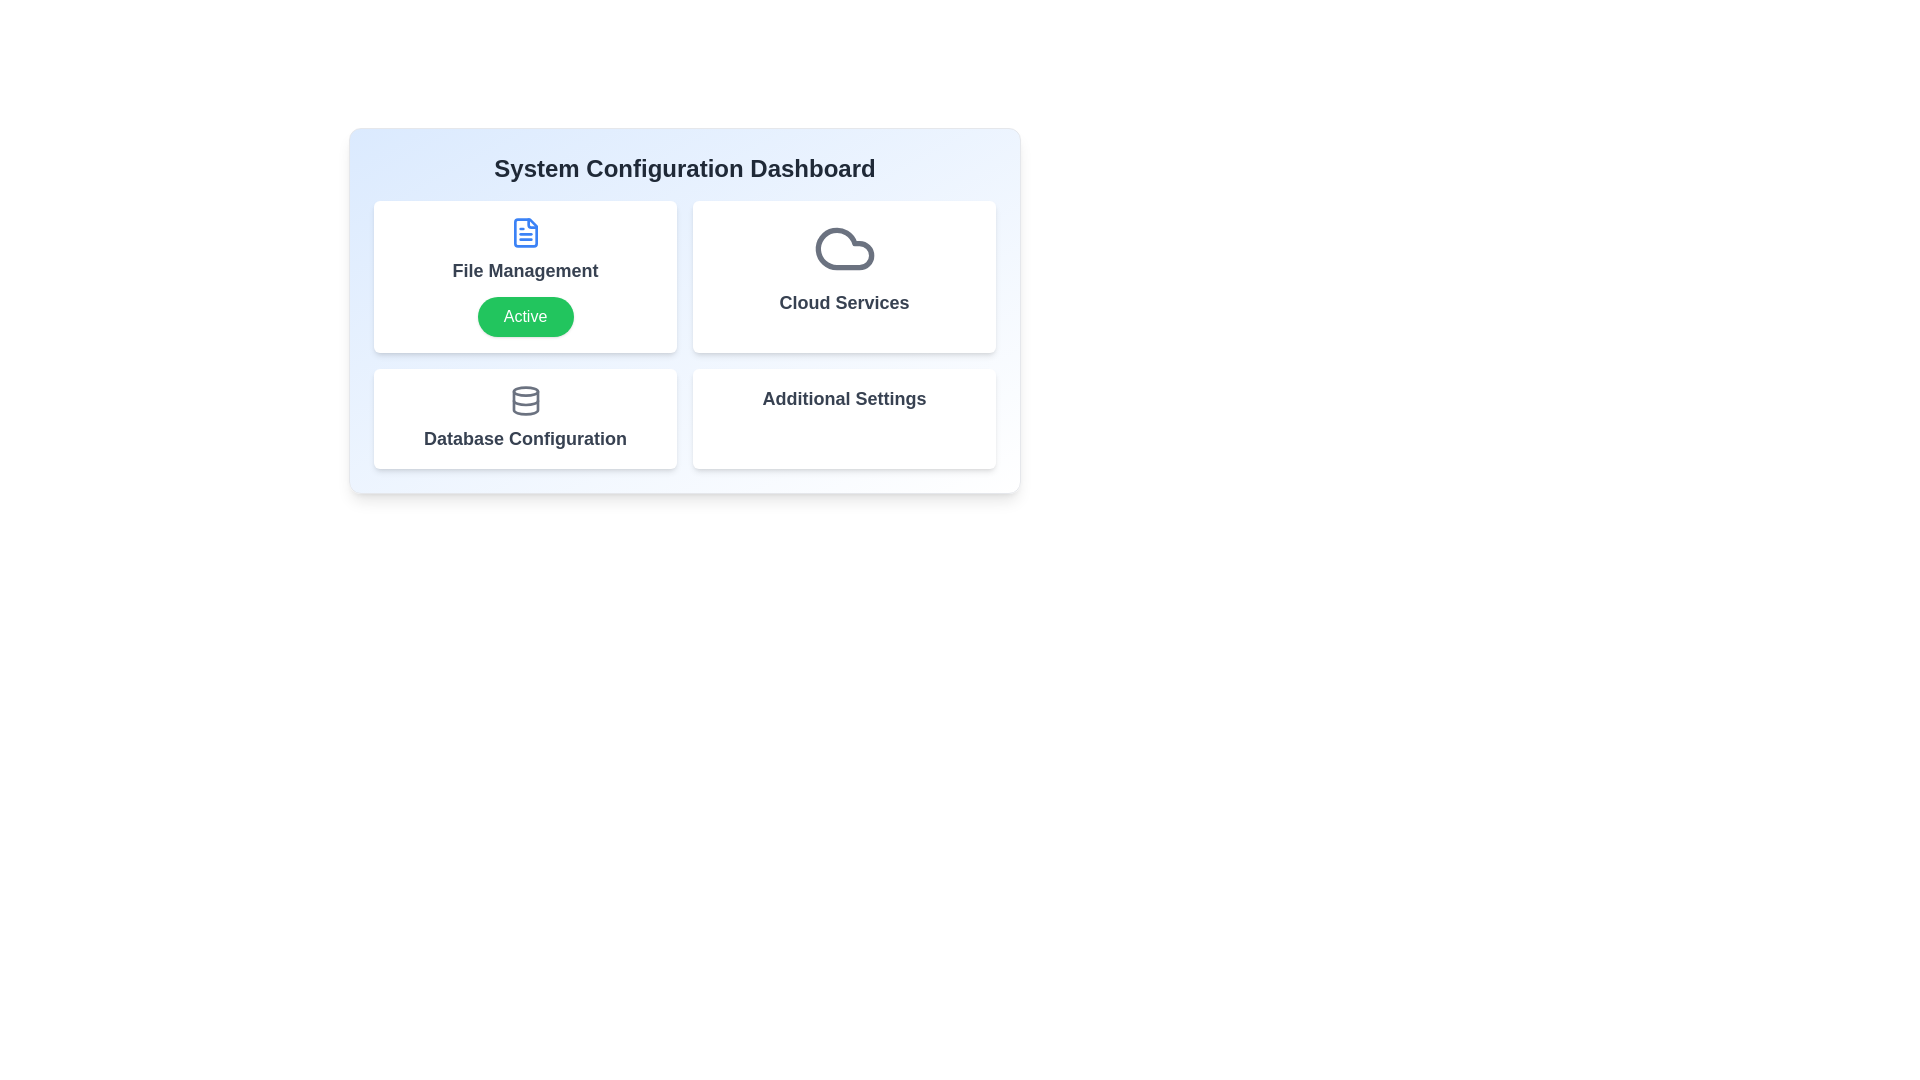 Image resolution: width=1920 pixels, height=1080 pixels. I want to click on the 'Database Configuration' card located in the bottom-left corner of the grid layout to read additional details, so click(525, 418).